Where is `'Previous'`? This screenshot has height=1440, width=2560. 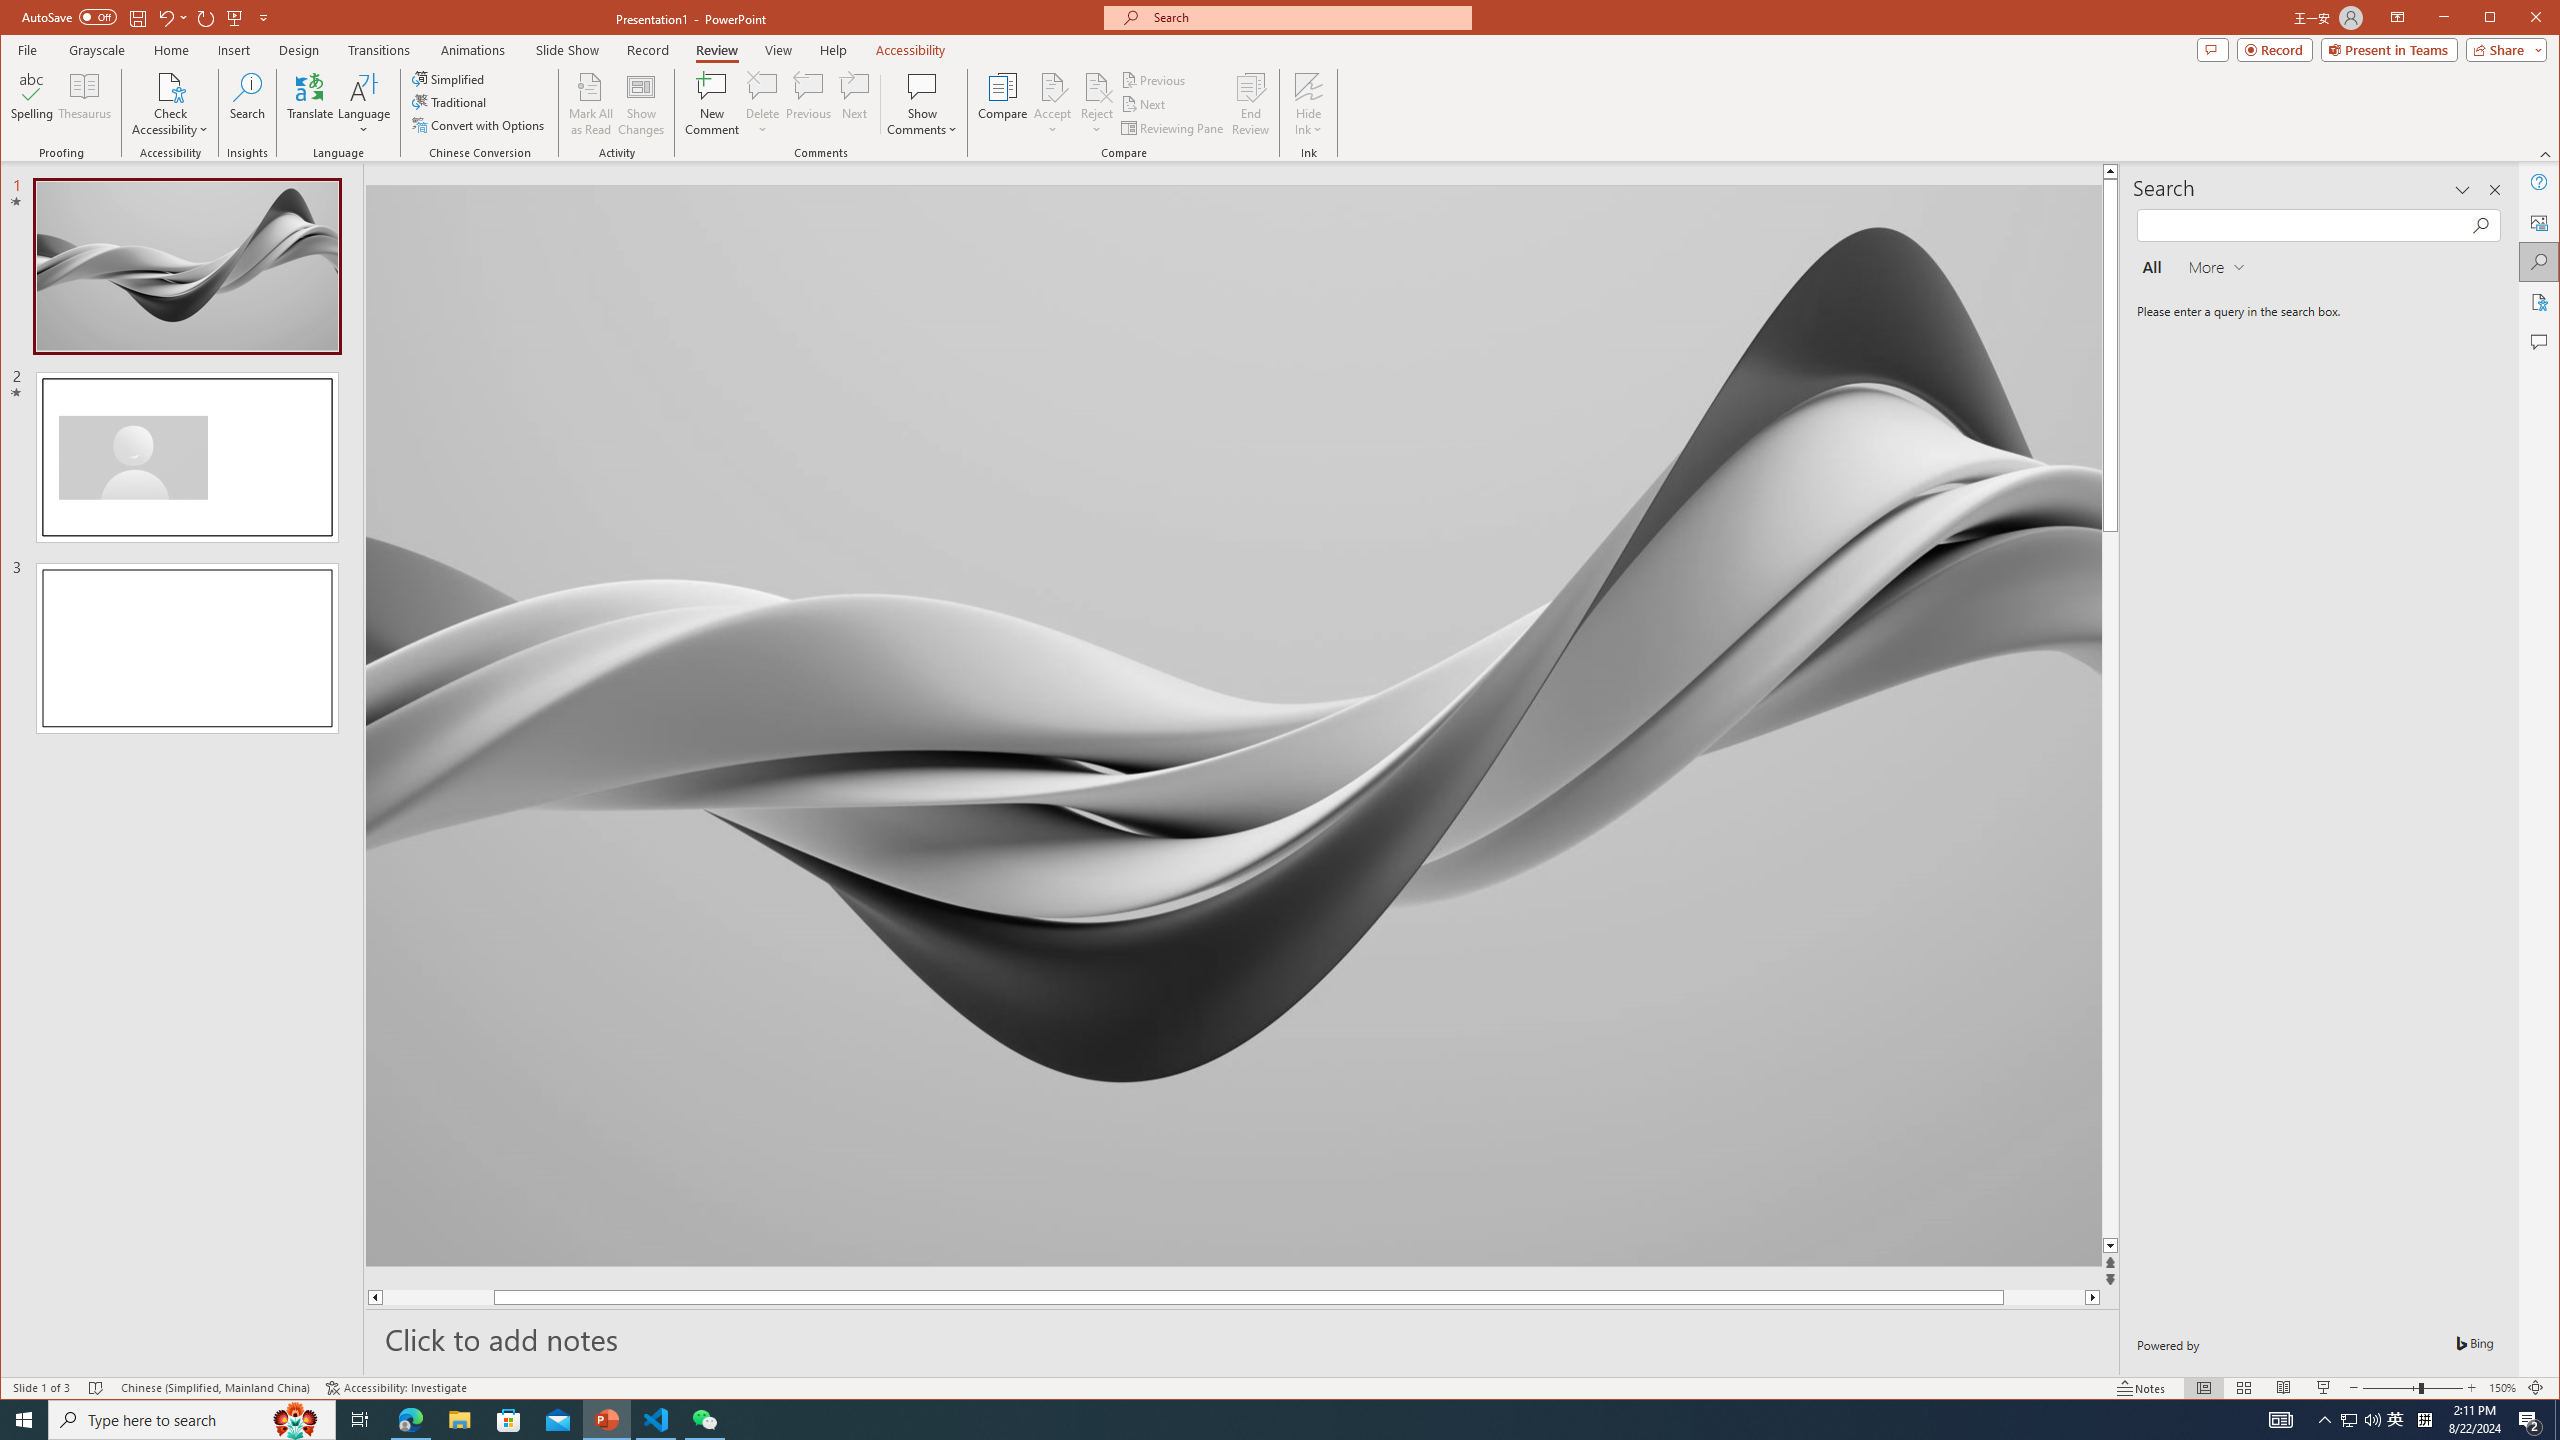 'Previous' is located at coordinates (1154, 80).